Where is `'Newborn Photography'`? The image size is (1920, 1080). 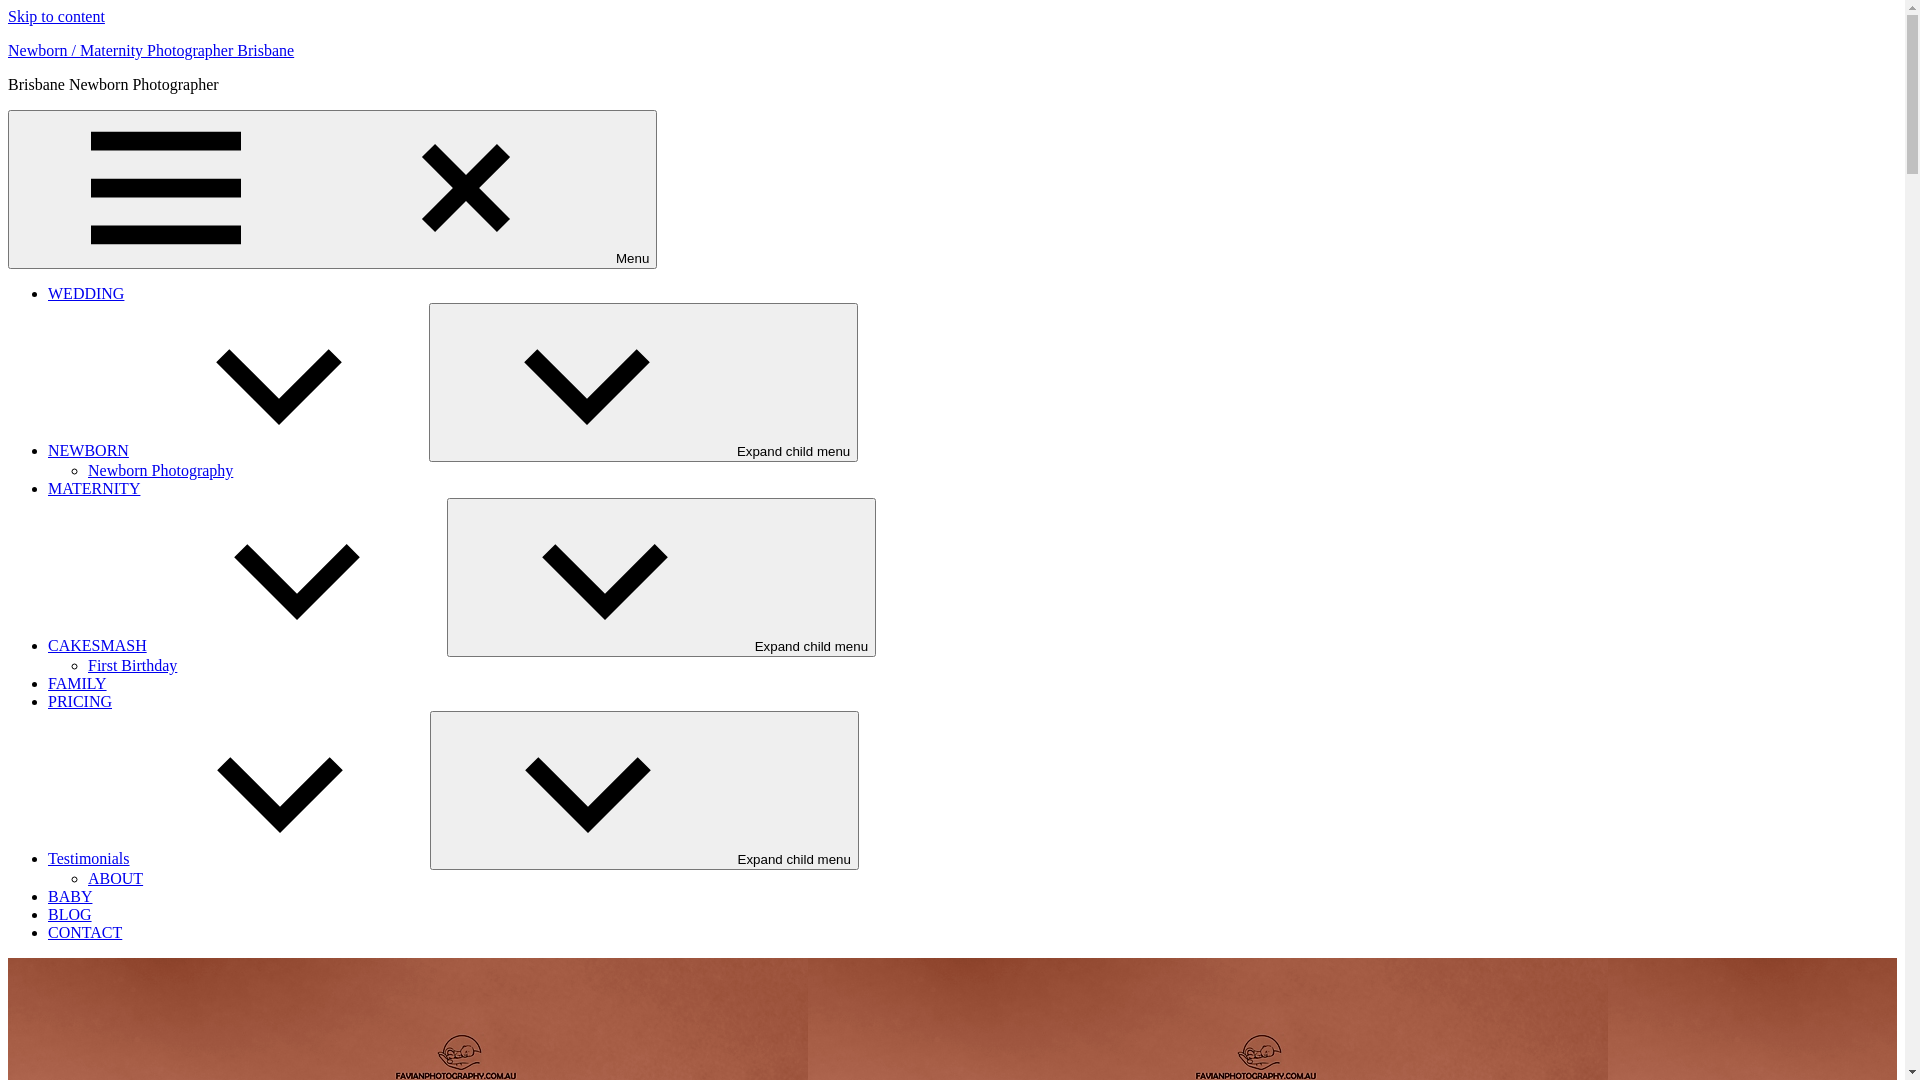 'Newborn Photography' is located at coordinates (160, 470).